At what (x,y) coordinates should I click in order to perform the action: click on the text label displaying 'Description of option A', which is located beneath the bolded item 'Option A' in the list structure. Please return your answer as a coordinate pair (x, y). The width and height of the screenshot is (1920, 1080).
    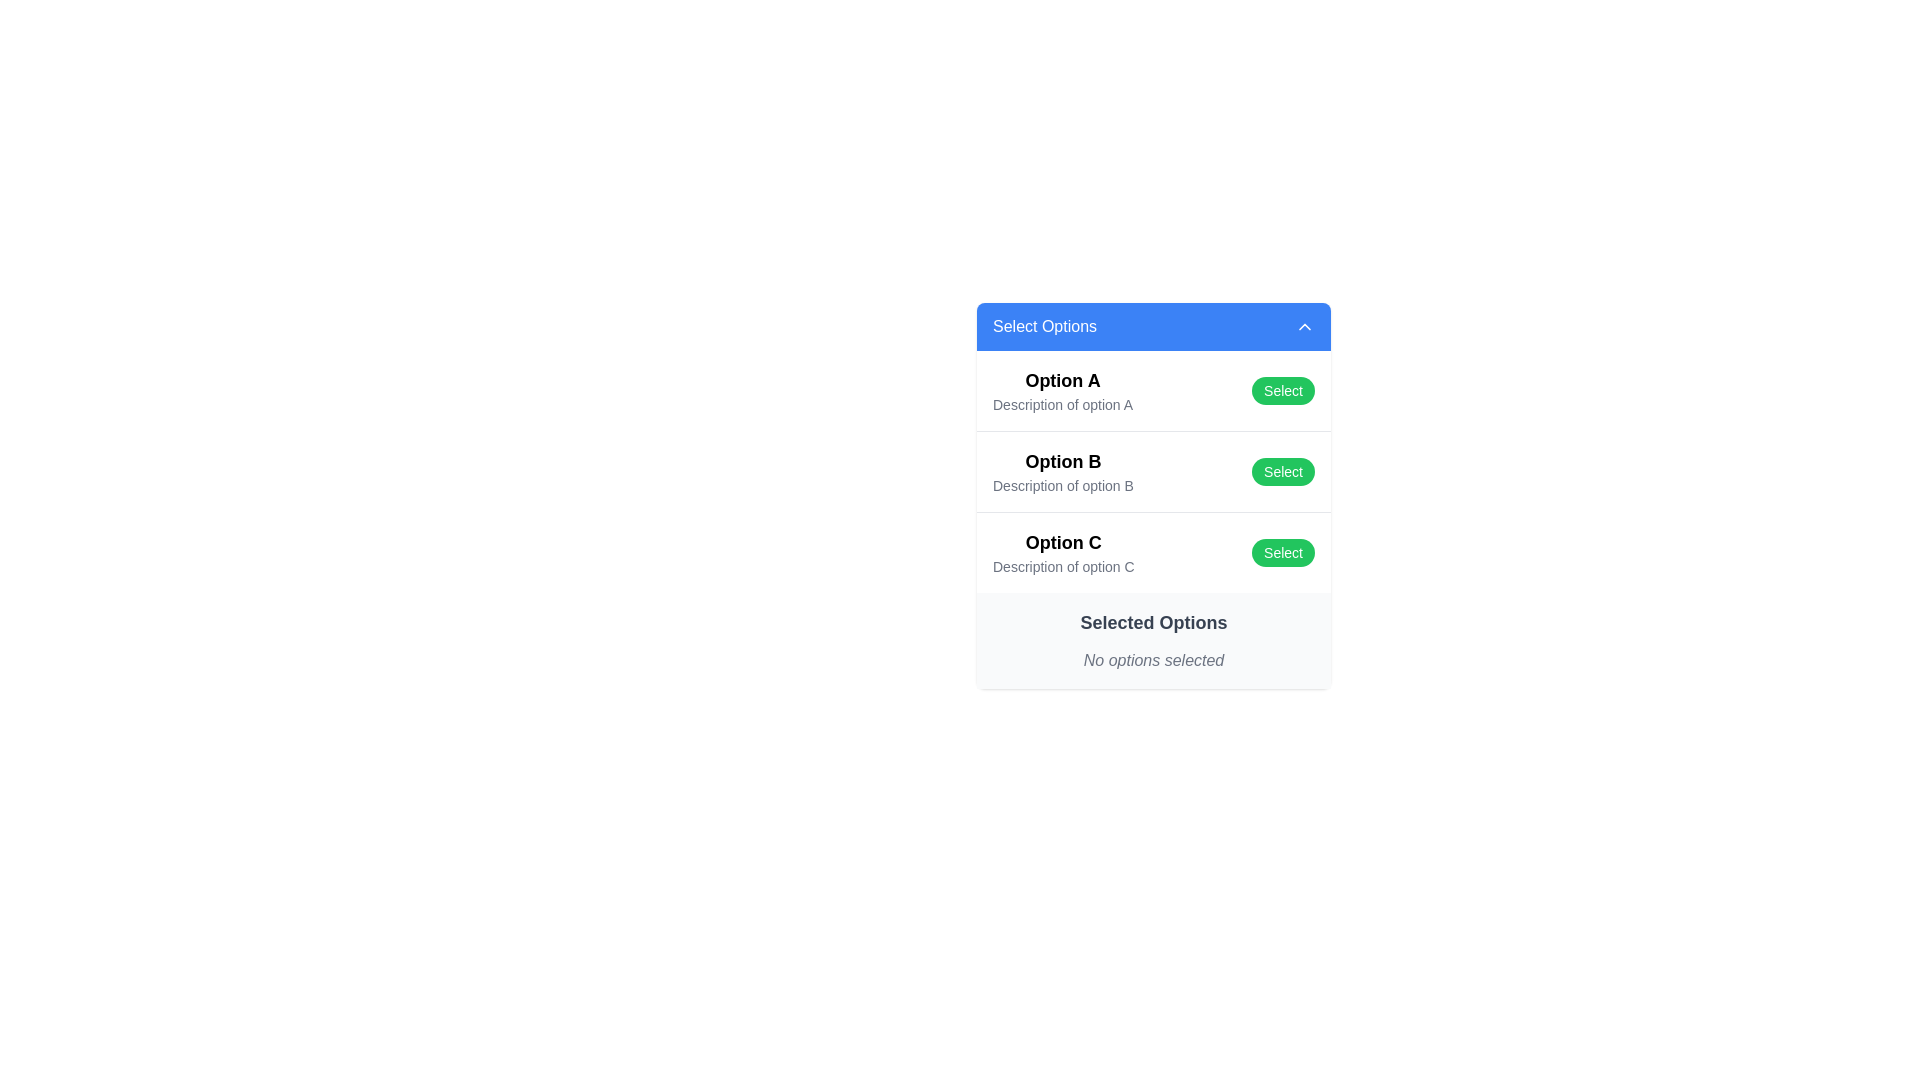
    Looking at the image, I should click on (1062, 405).